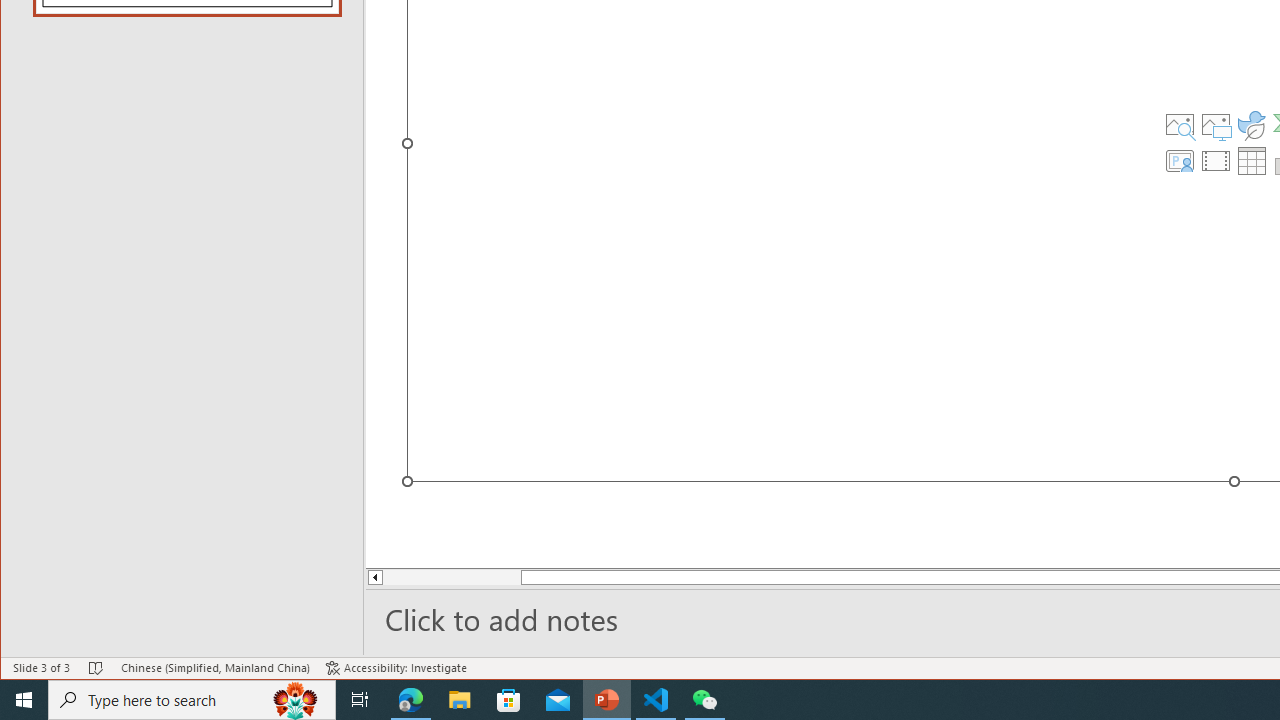 This screenshot has height=720, width=1280. I want to click on 'Visual Studio Code - 1 running window', so click(656, 698).